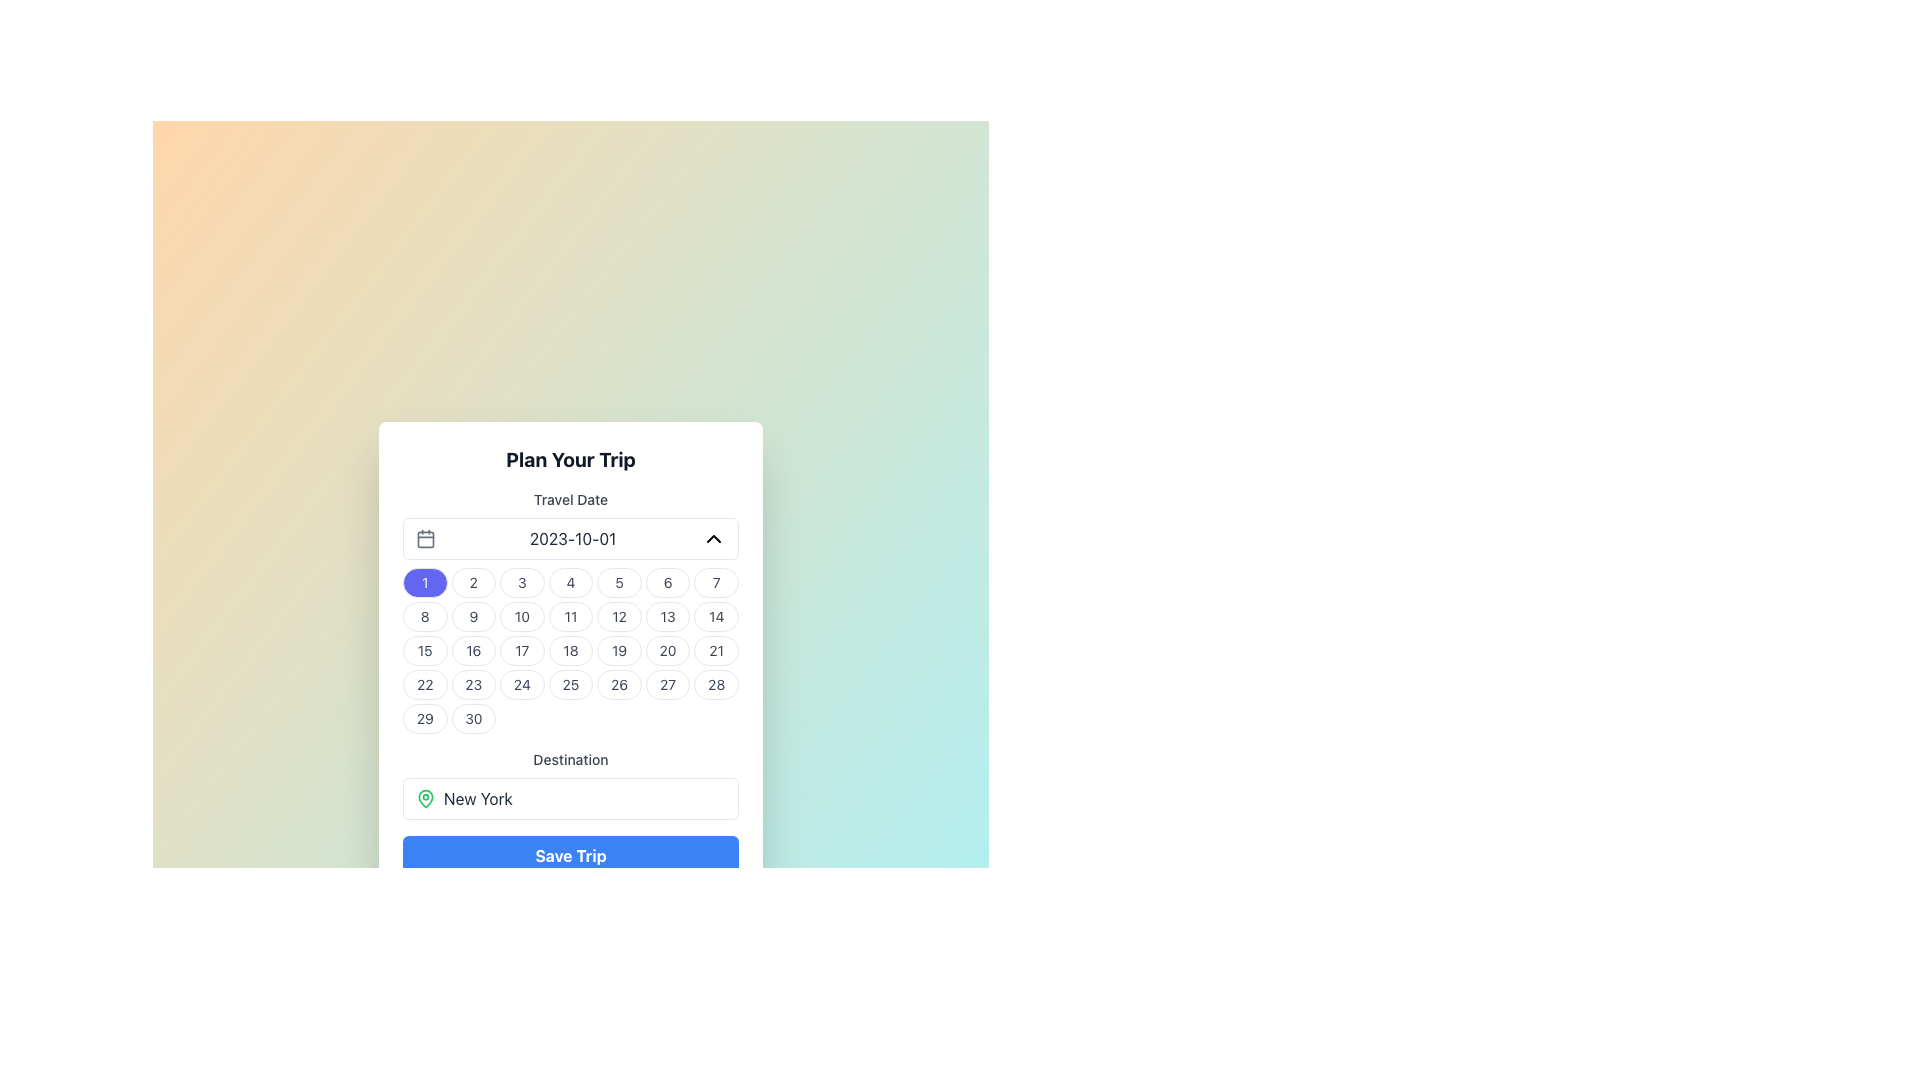  What do you see at coordinates (425, 538) in the screenshot?
I see `details of the calendar icon represented by a square shape with rounded corners, located in the calendar icon group above the 'Travel Date' input field` at bounding box center [425, 538].